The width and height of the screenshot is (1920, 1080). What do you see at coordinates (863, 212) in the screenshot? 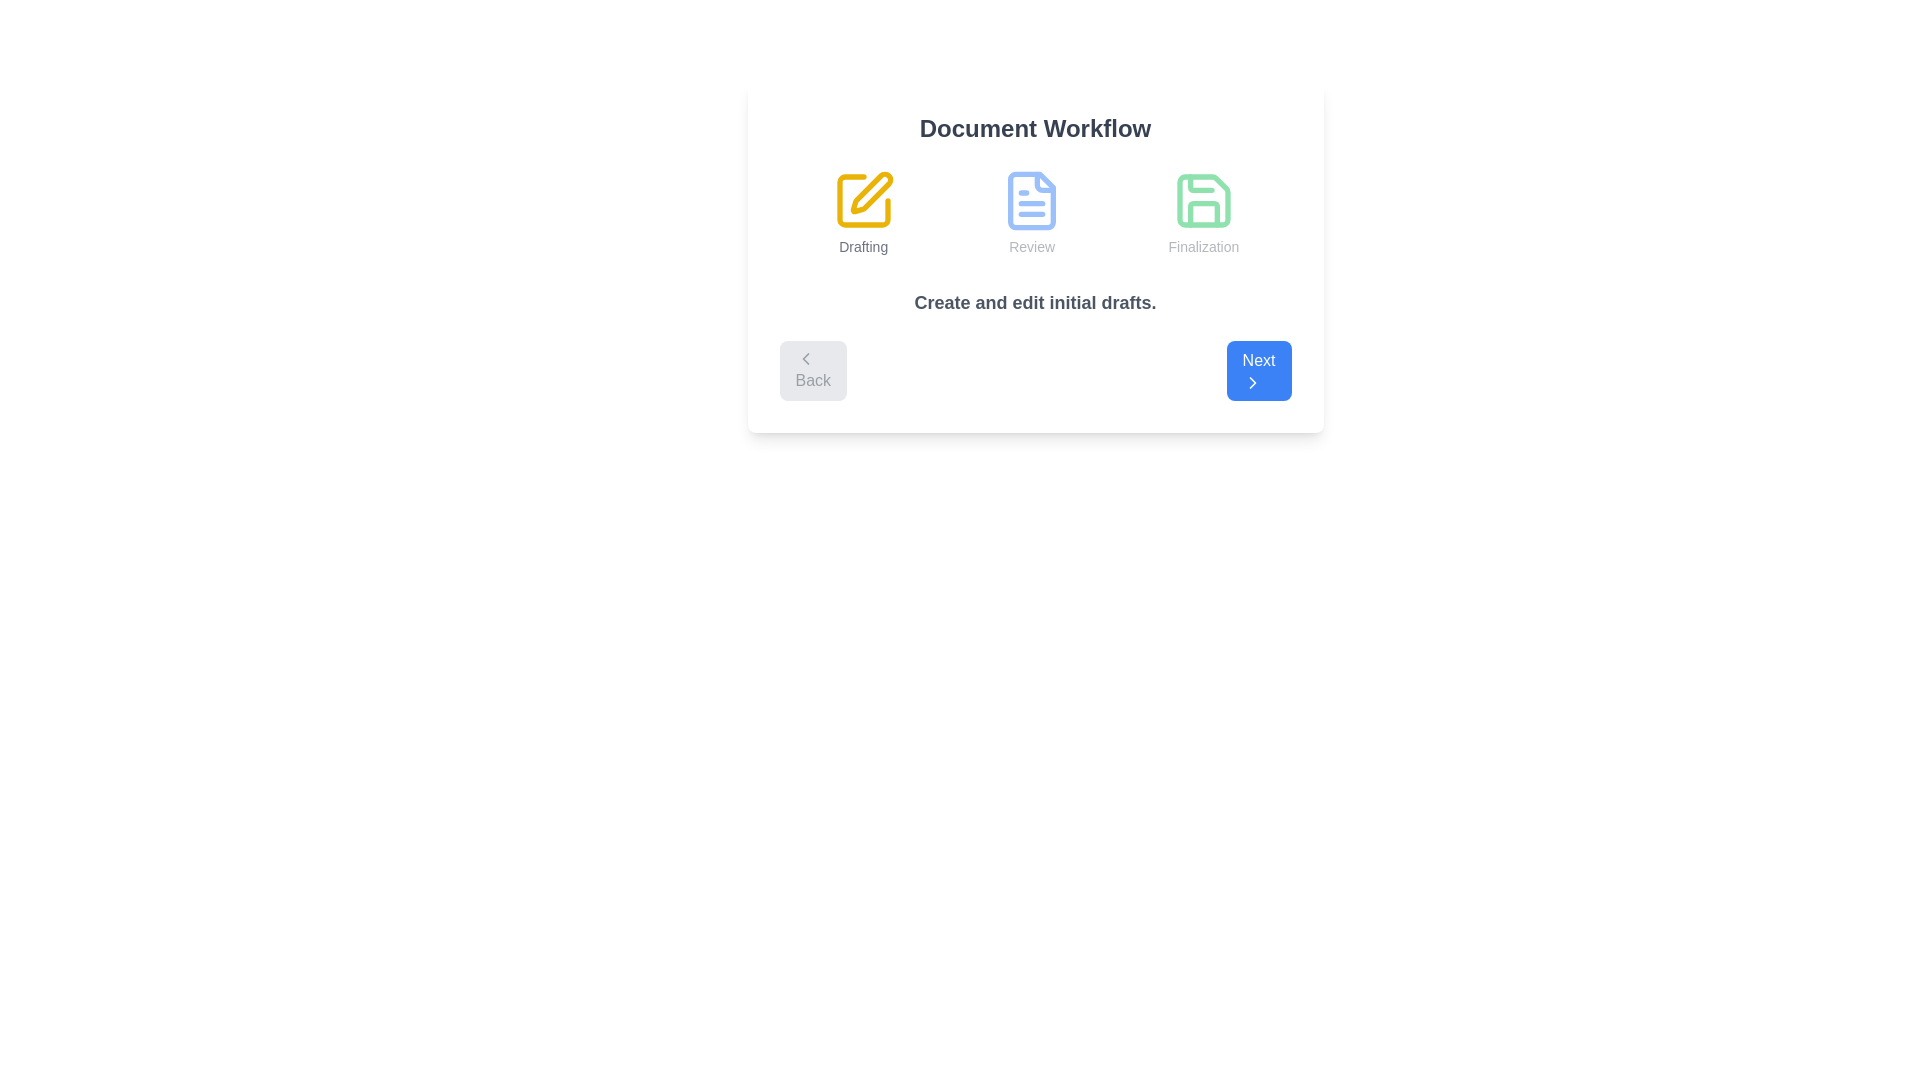
I see `the yellow pen icon labeled 'Drafting'` at bounding box center [863, 212].